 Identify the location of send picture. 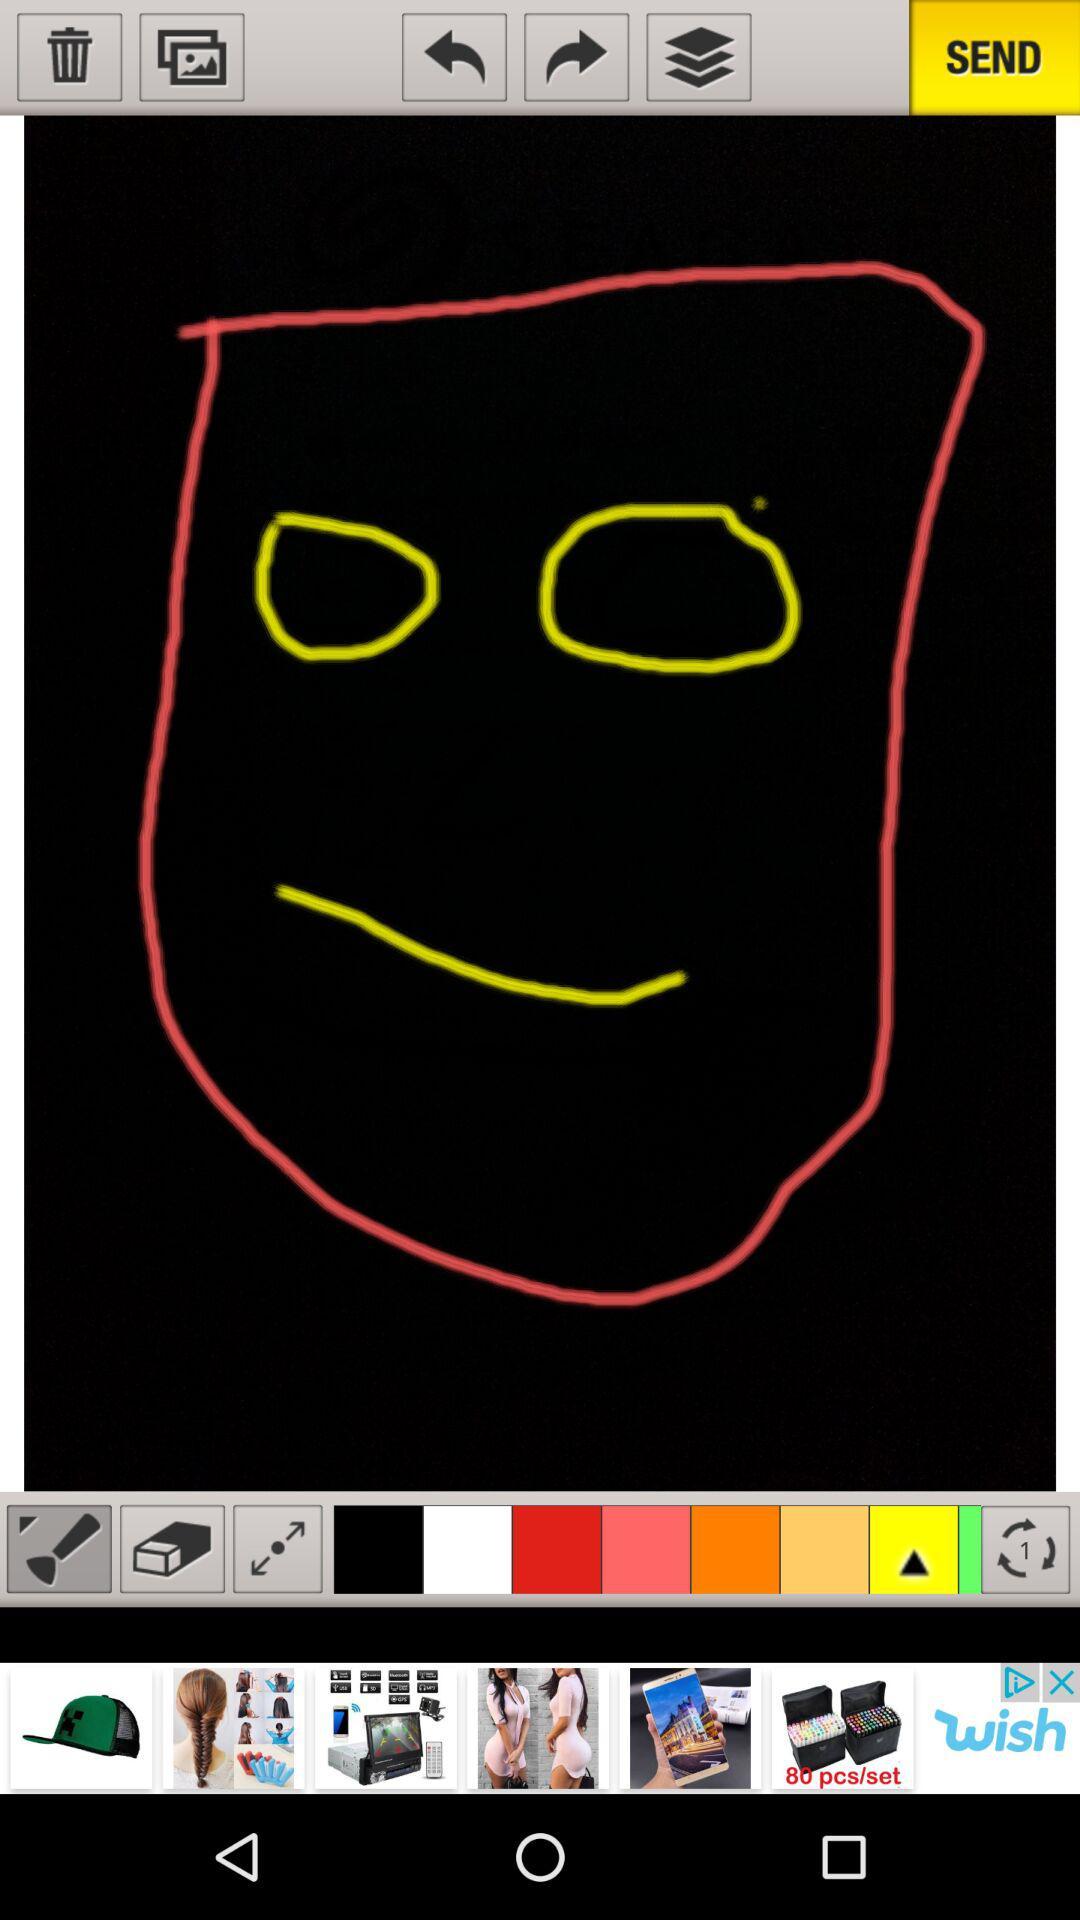
(994, 57).